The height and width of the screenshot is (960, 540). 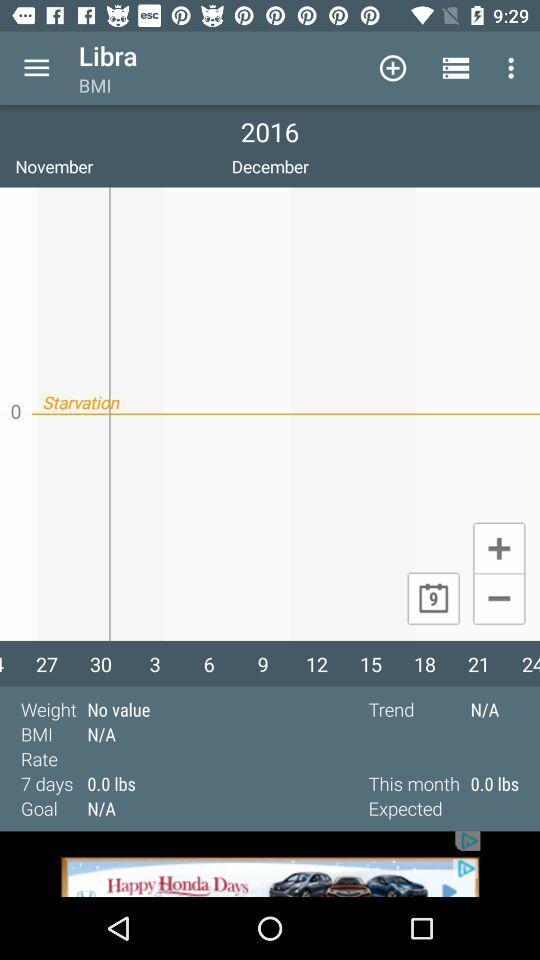 What do you see at coordinates (498, 547) in the screenshot?
I see `zoom in the grape` at bounding box center [498, 547].